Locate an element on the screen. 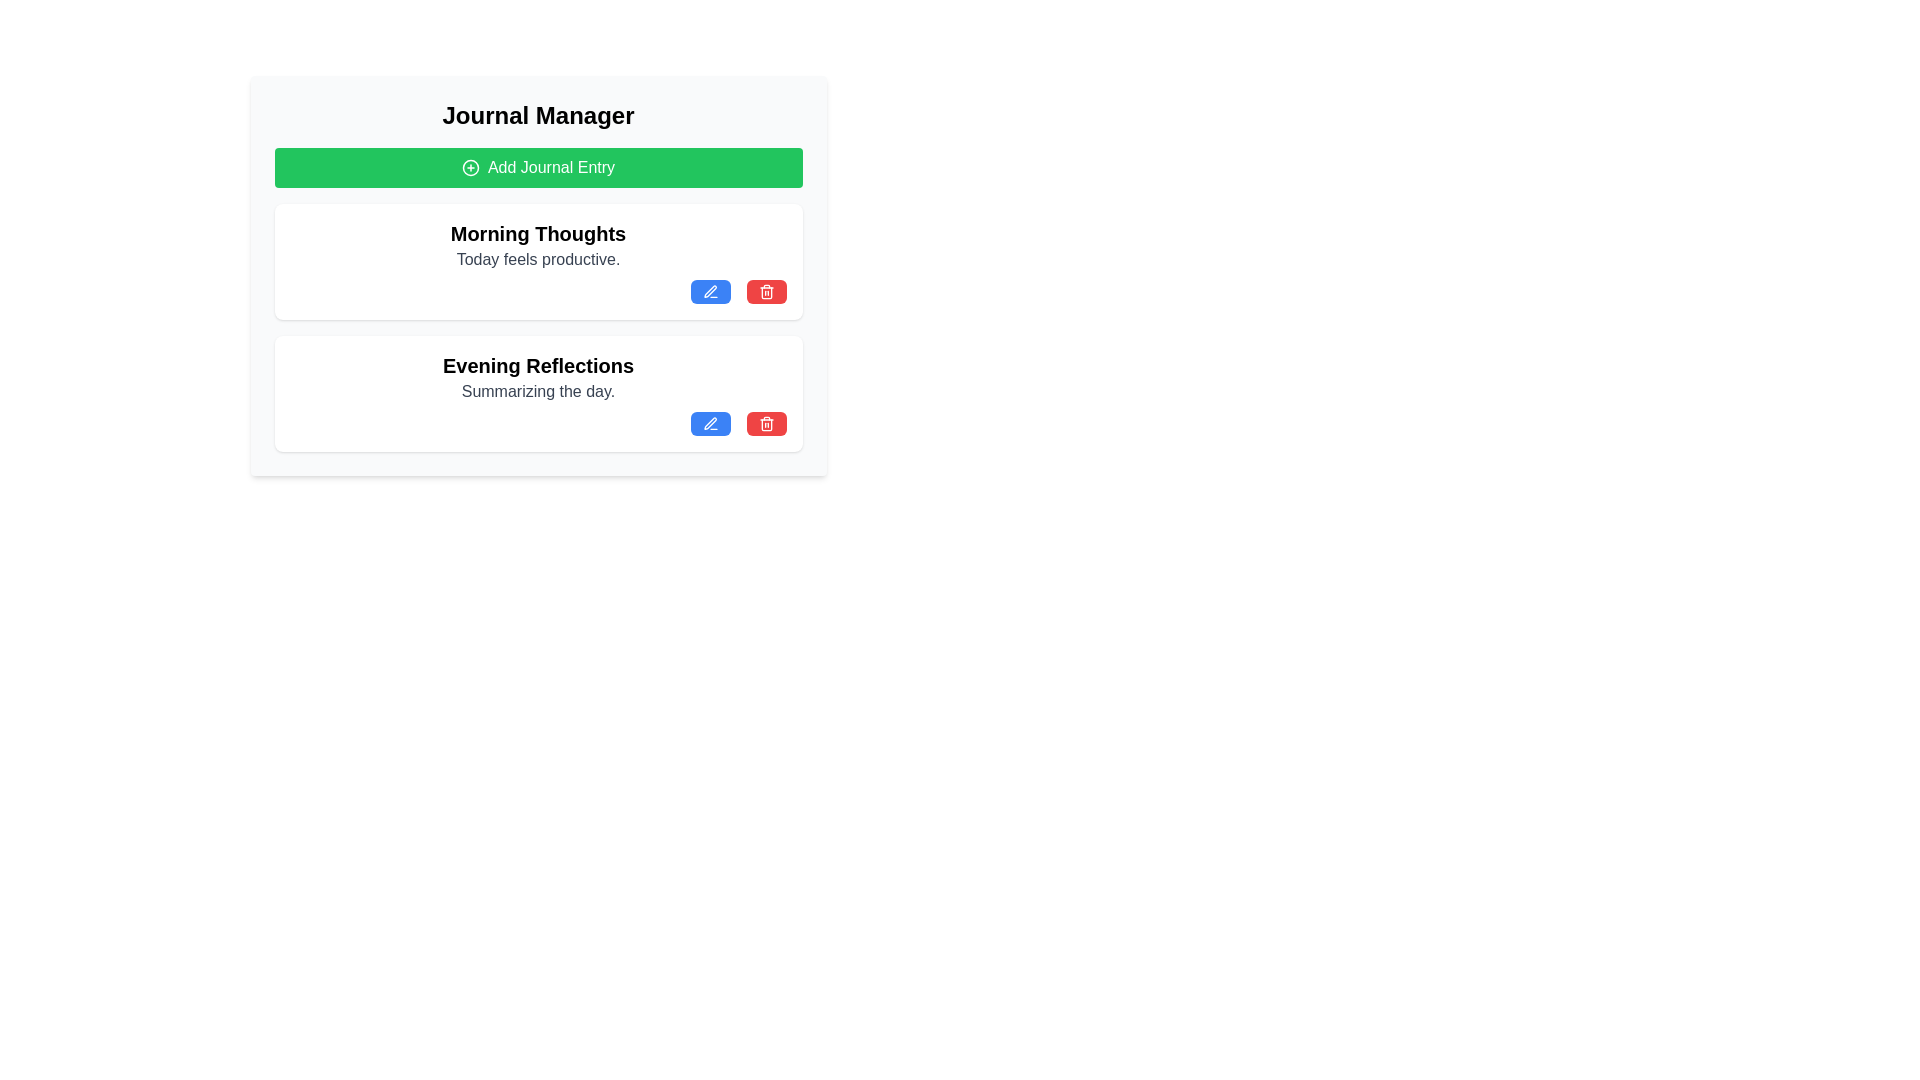  the heading label for the journal entry summary located above the line 'Summarizing the day' in the 'Evening Reflections' section is located at coordinates (538, 366).